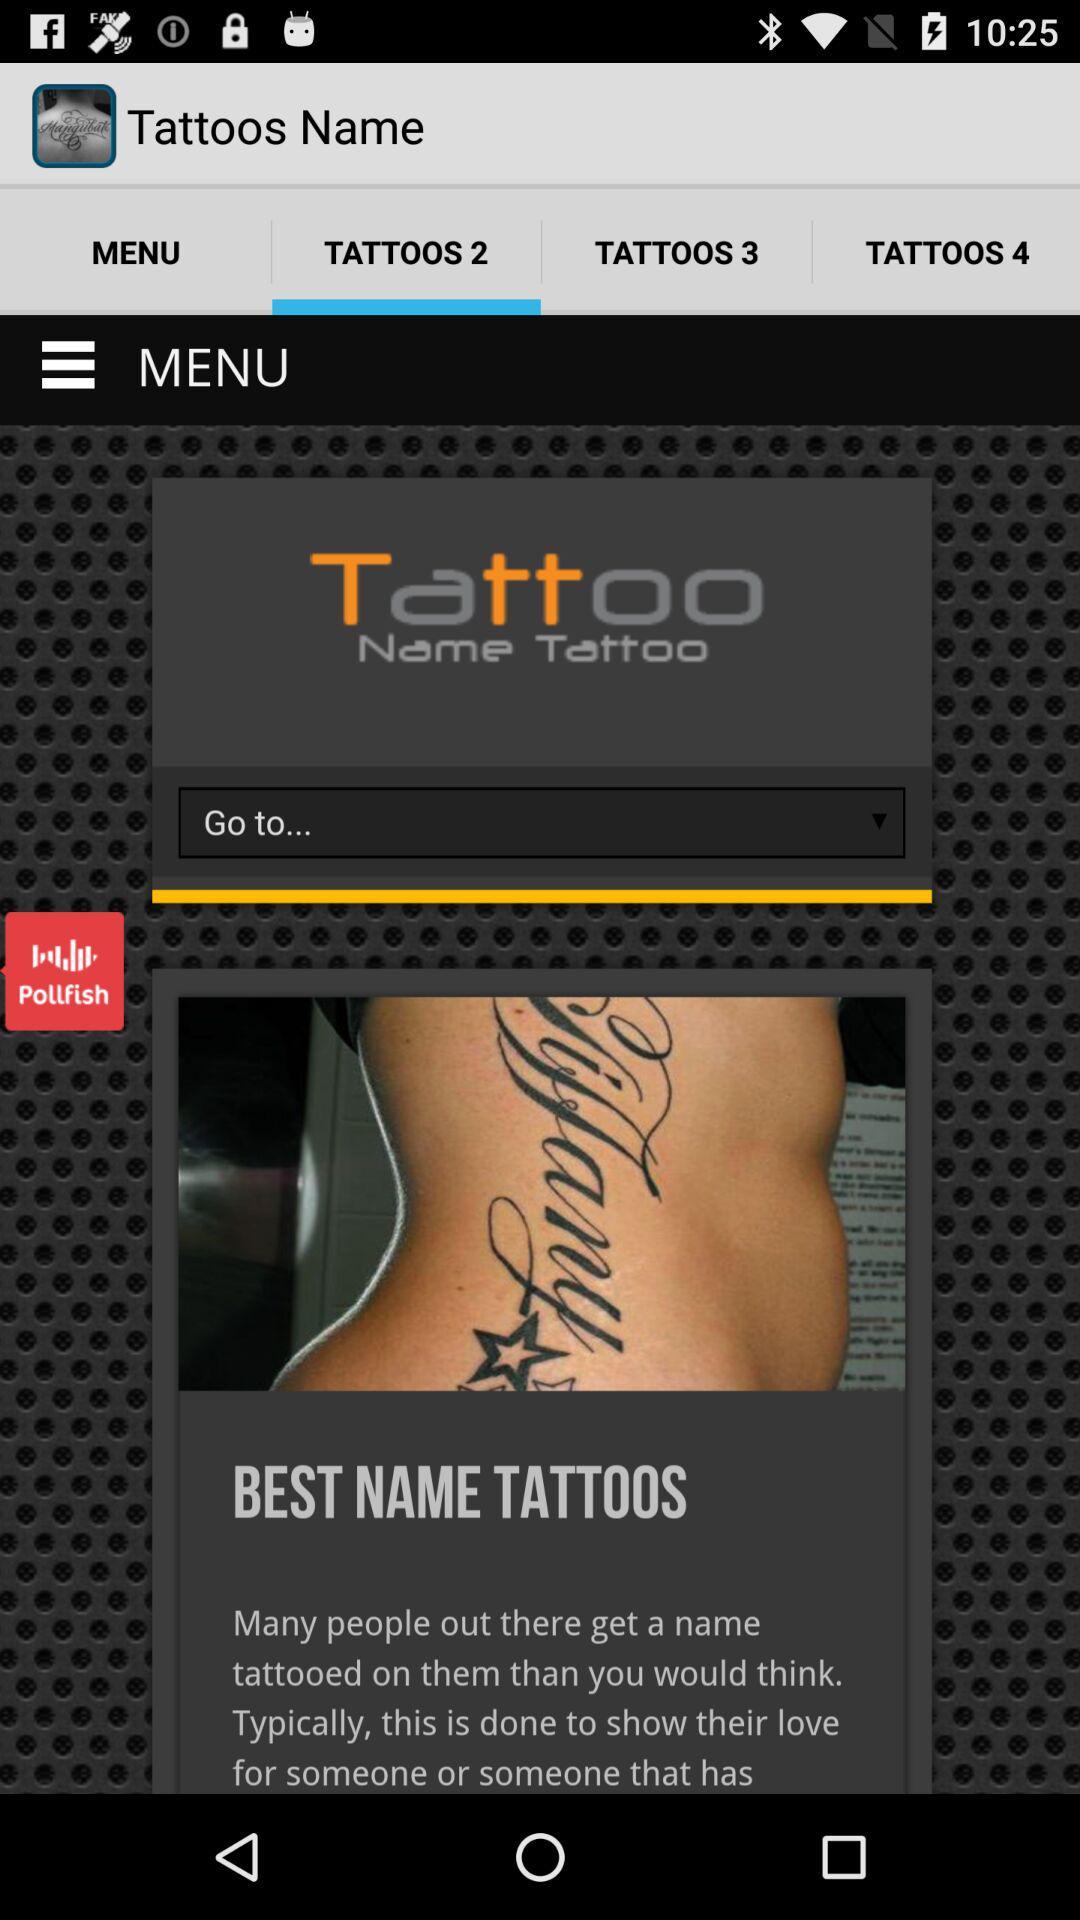 This screenshot has height=1920, width=1080. I want to click on pollfish button, so click(60, 971).